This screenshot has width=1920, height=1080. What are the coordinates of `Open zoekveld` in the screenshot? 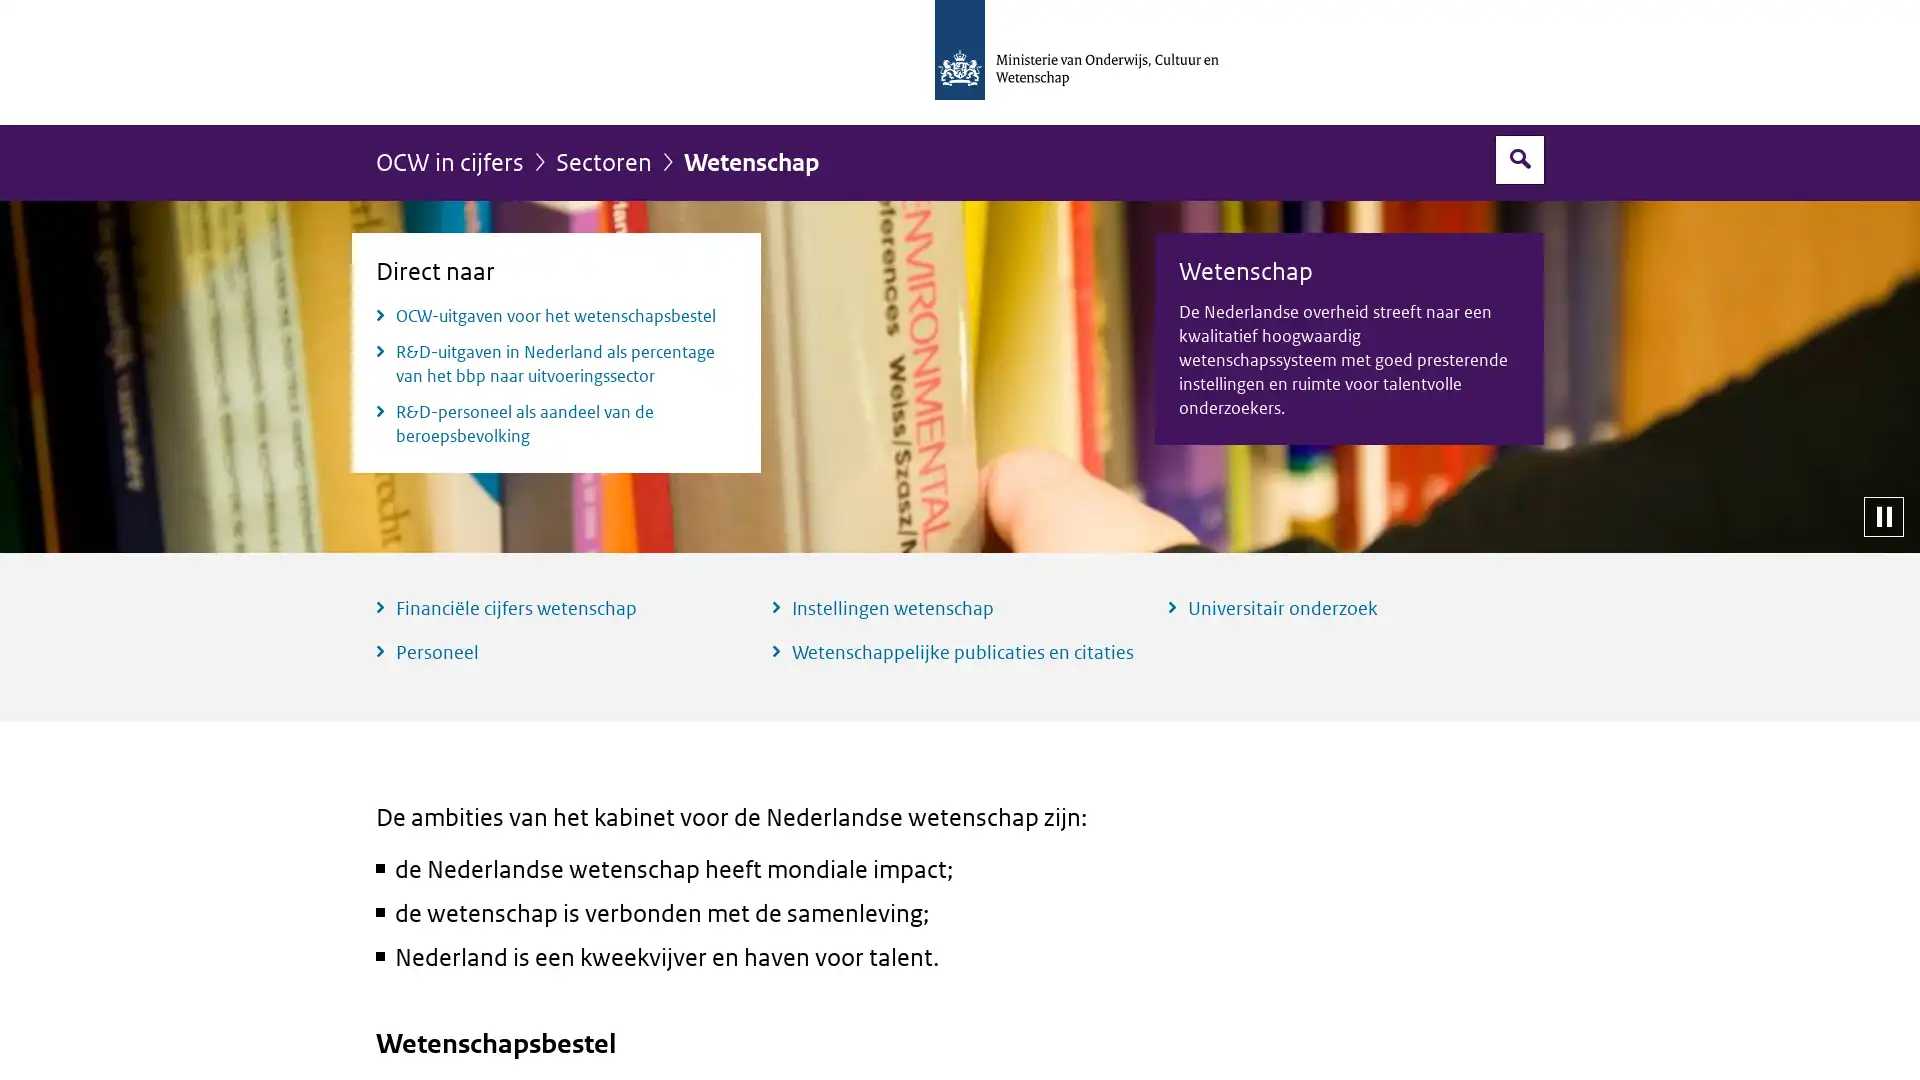 It's located at (1520, 158).